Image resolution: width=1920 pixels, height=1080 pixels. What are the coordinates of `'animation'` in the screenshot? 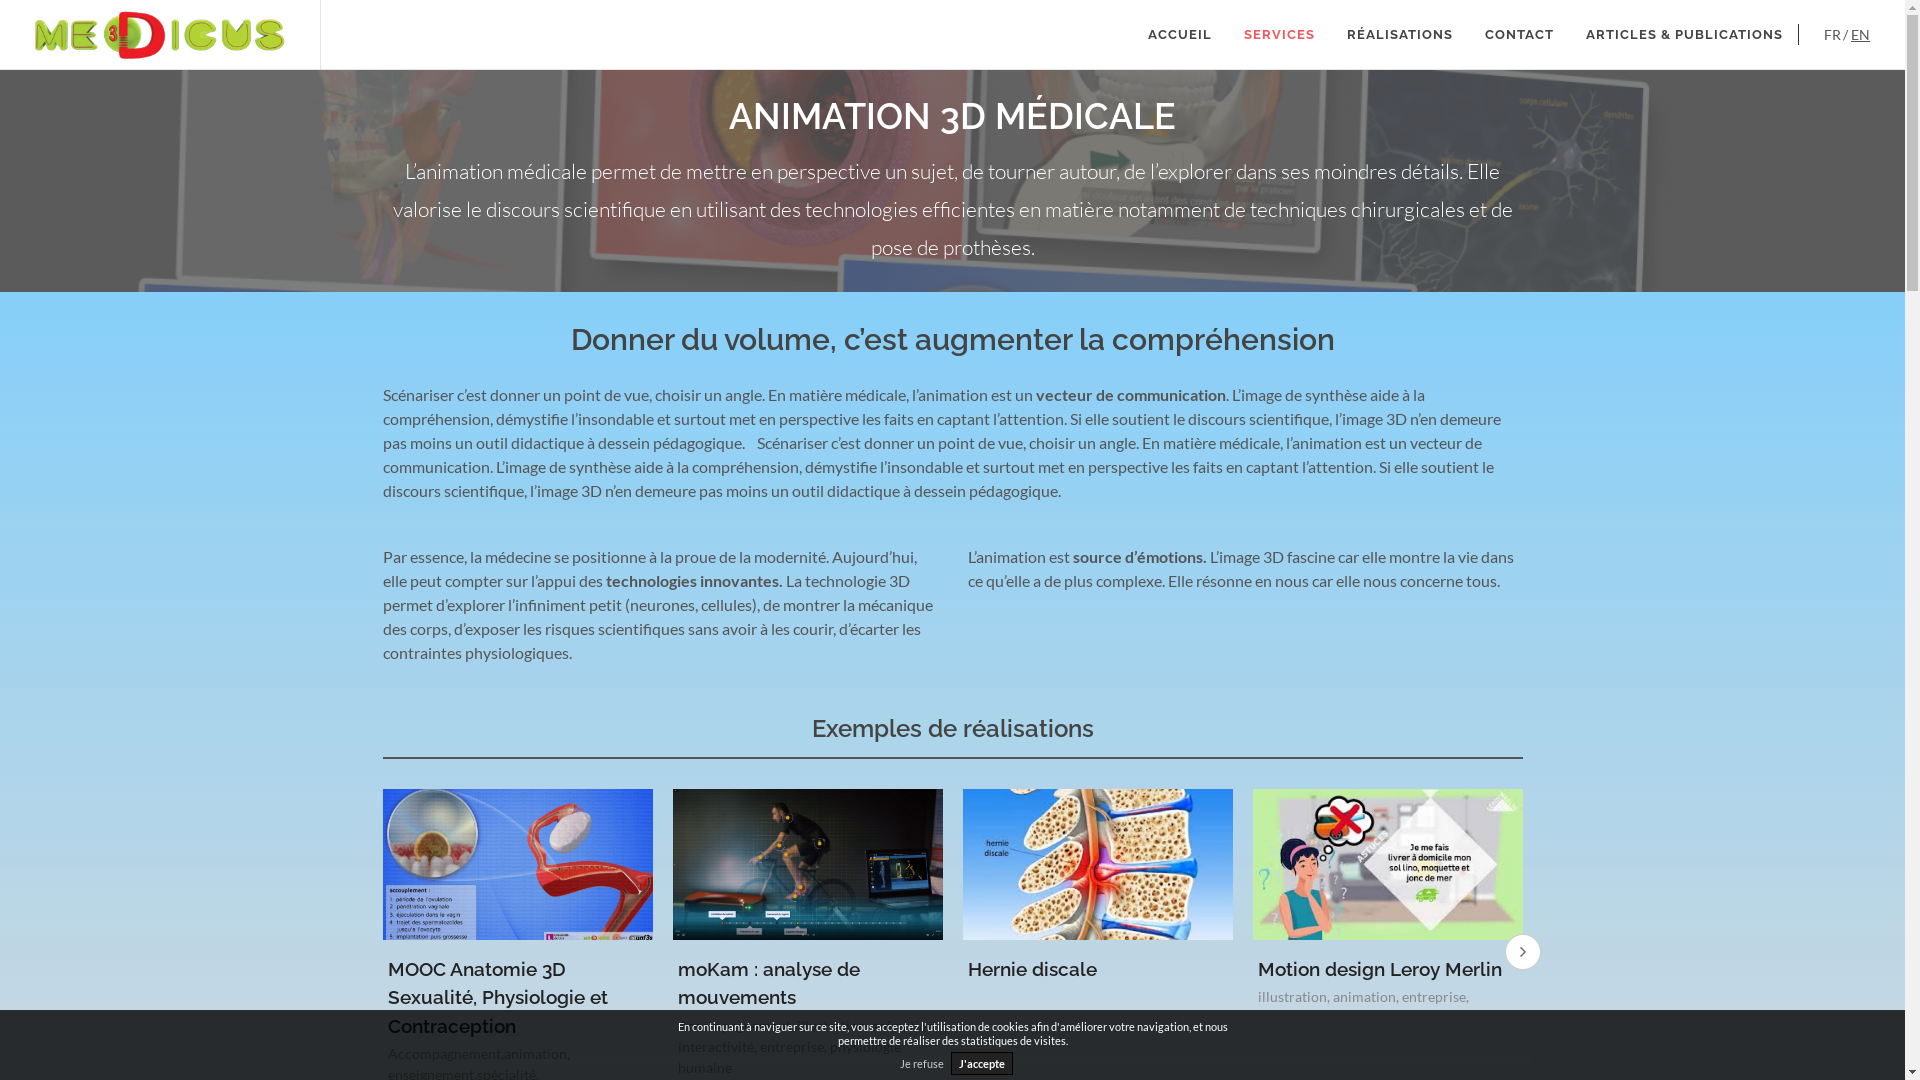 It's located at (1331, 996).